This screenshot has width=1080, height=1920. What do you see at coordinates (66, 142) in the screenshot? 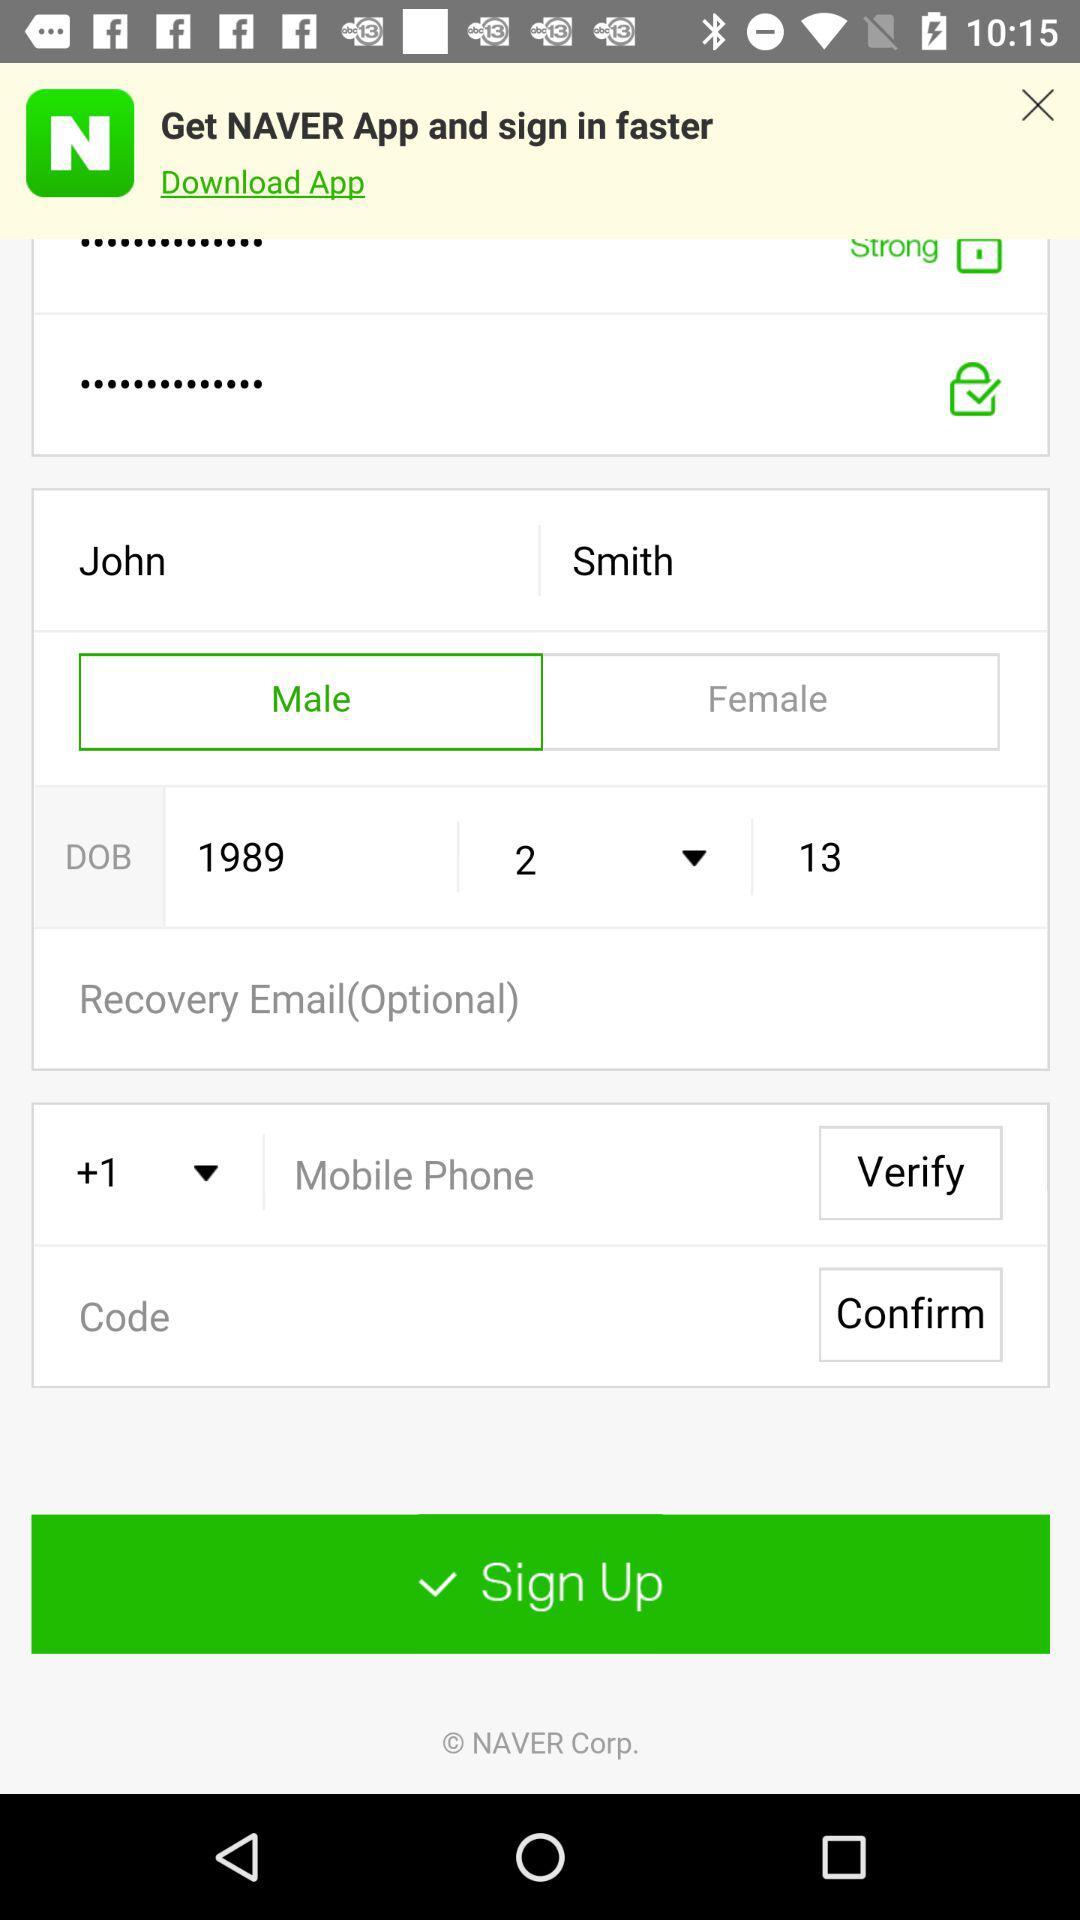
I see `advertisement page` at bounding box center [66, 142].